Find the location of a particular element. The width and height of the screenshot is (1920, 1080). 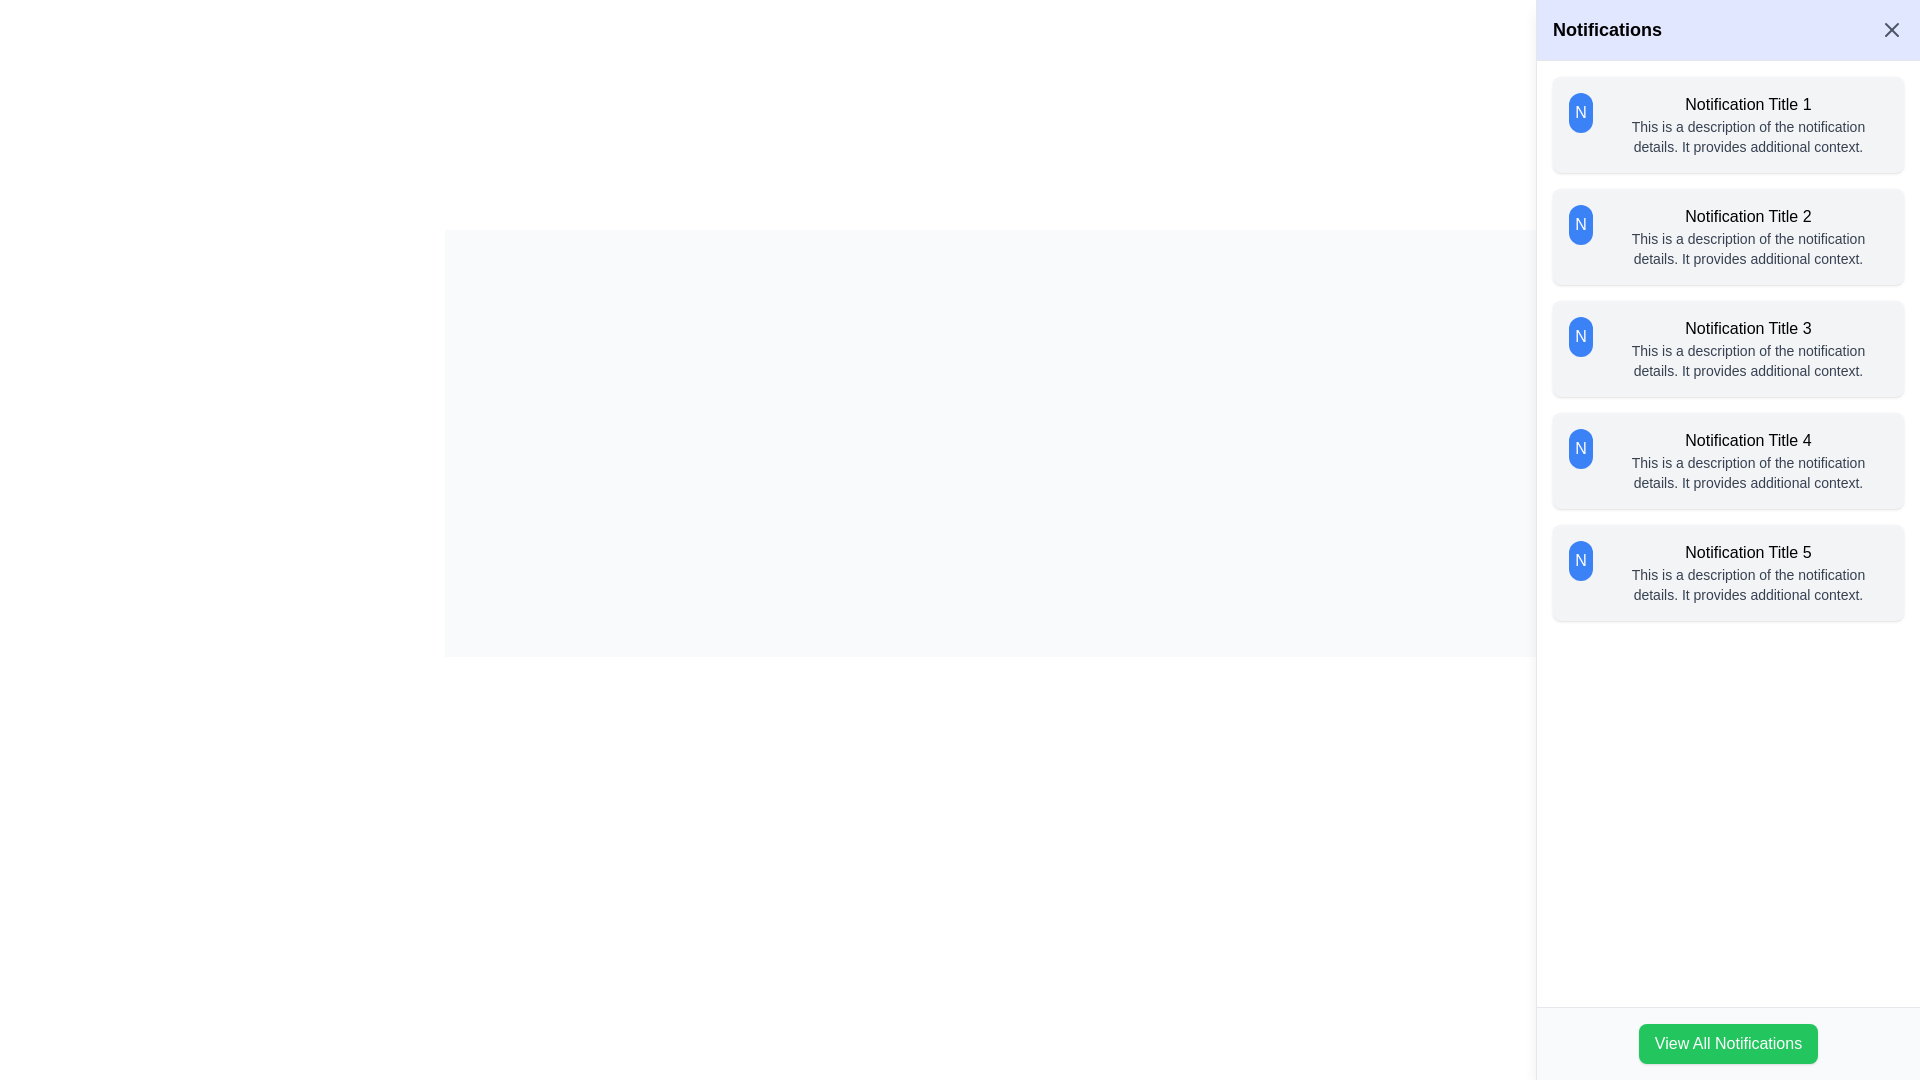

the third notification card in the sidebar is located at coordinates (1727, 347).